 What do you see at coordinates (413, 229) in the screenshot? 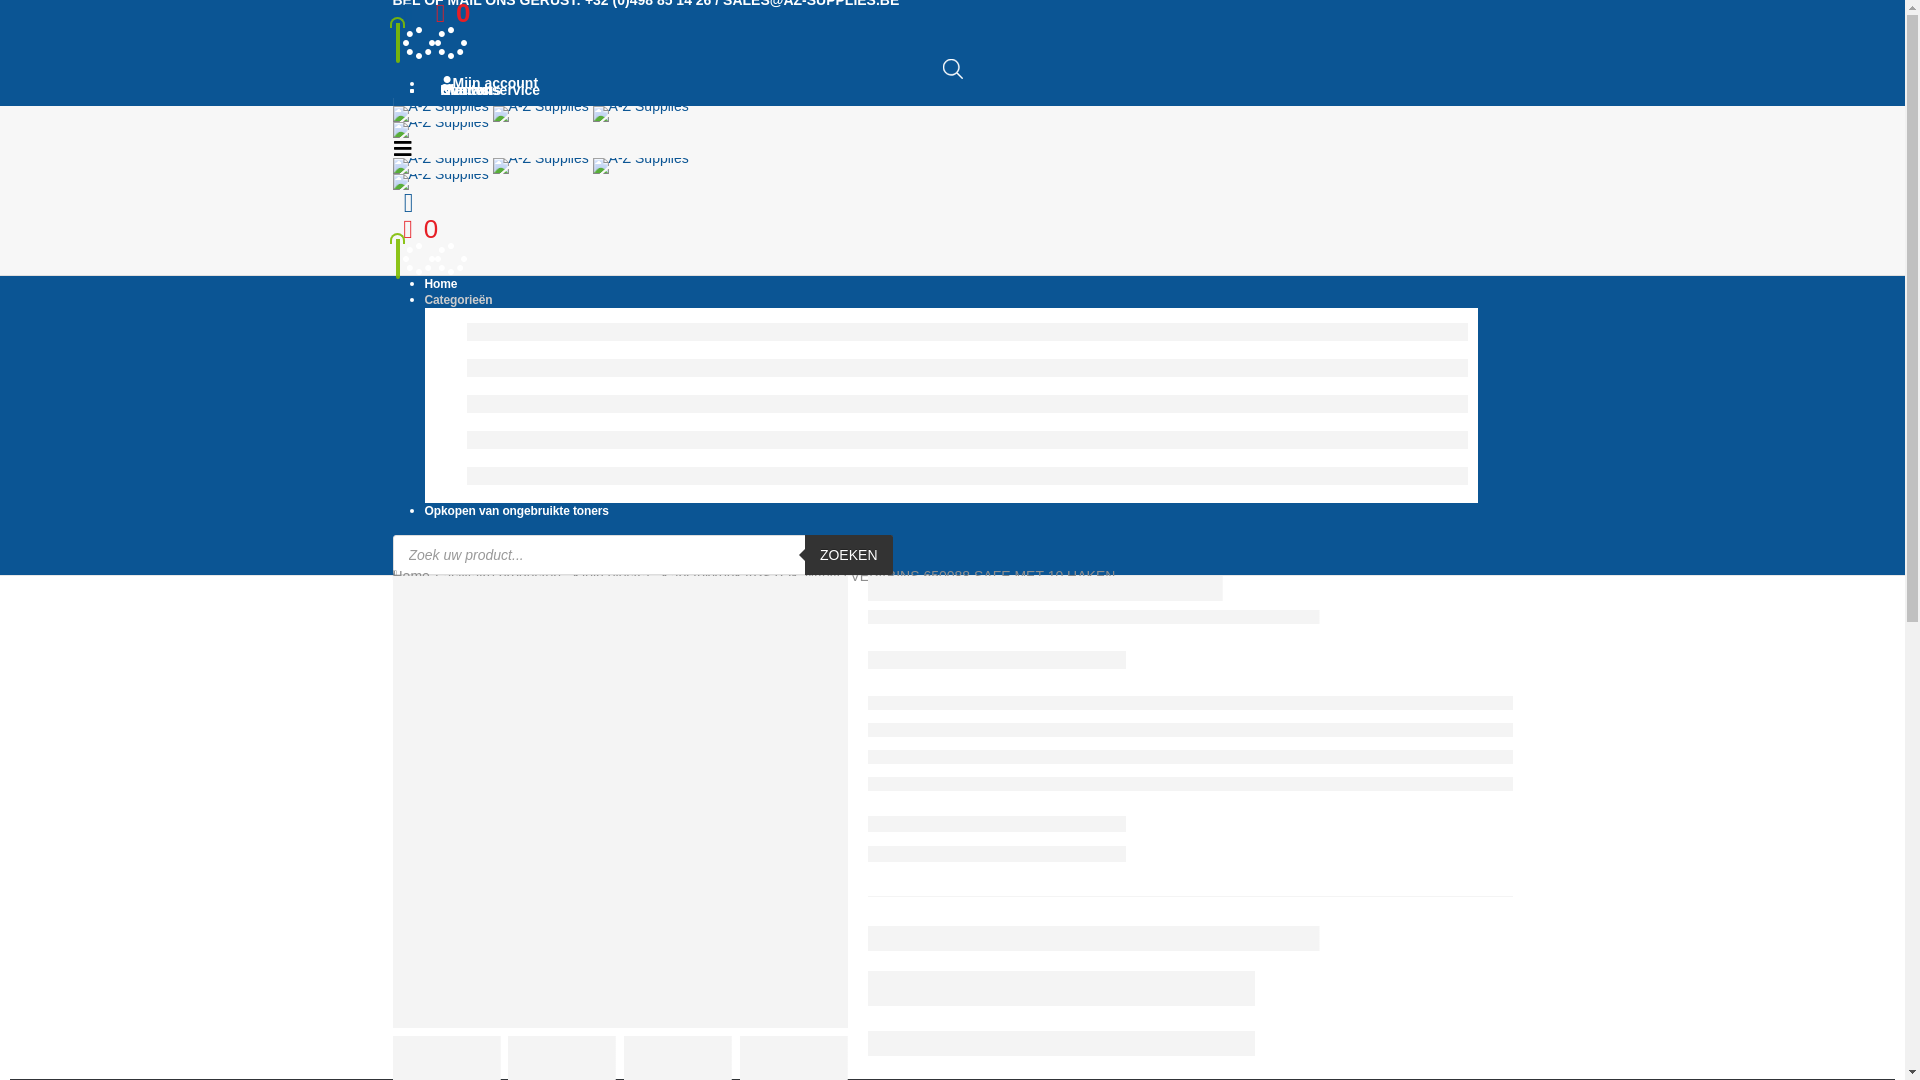
I see `'0'` at bounding box center [413, 229].